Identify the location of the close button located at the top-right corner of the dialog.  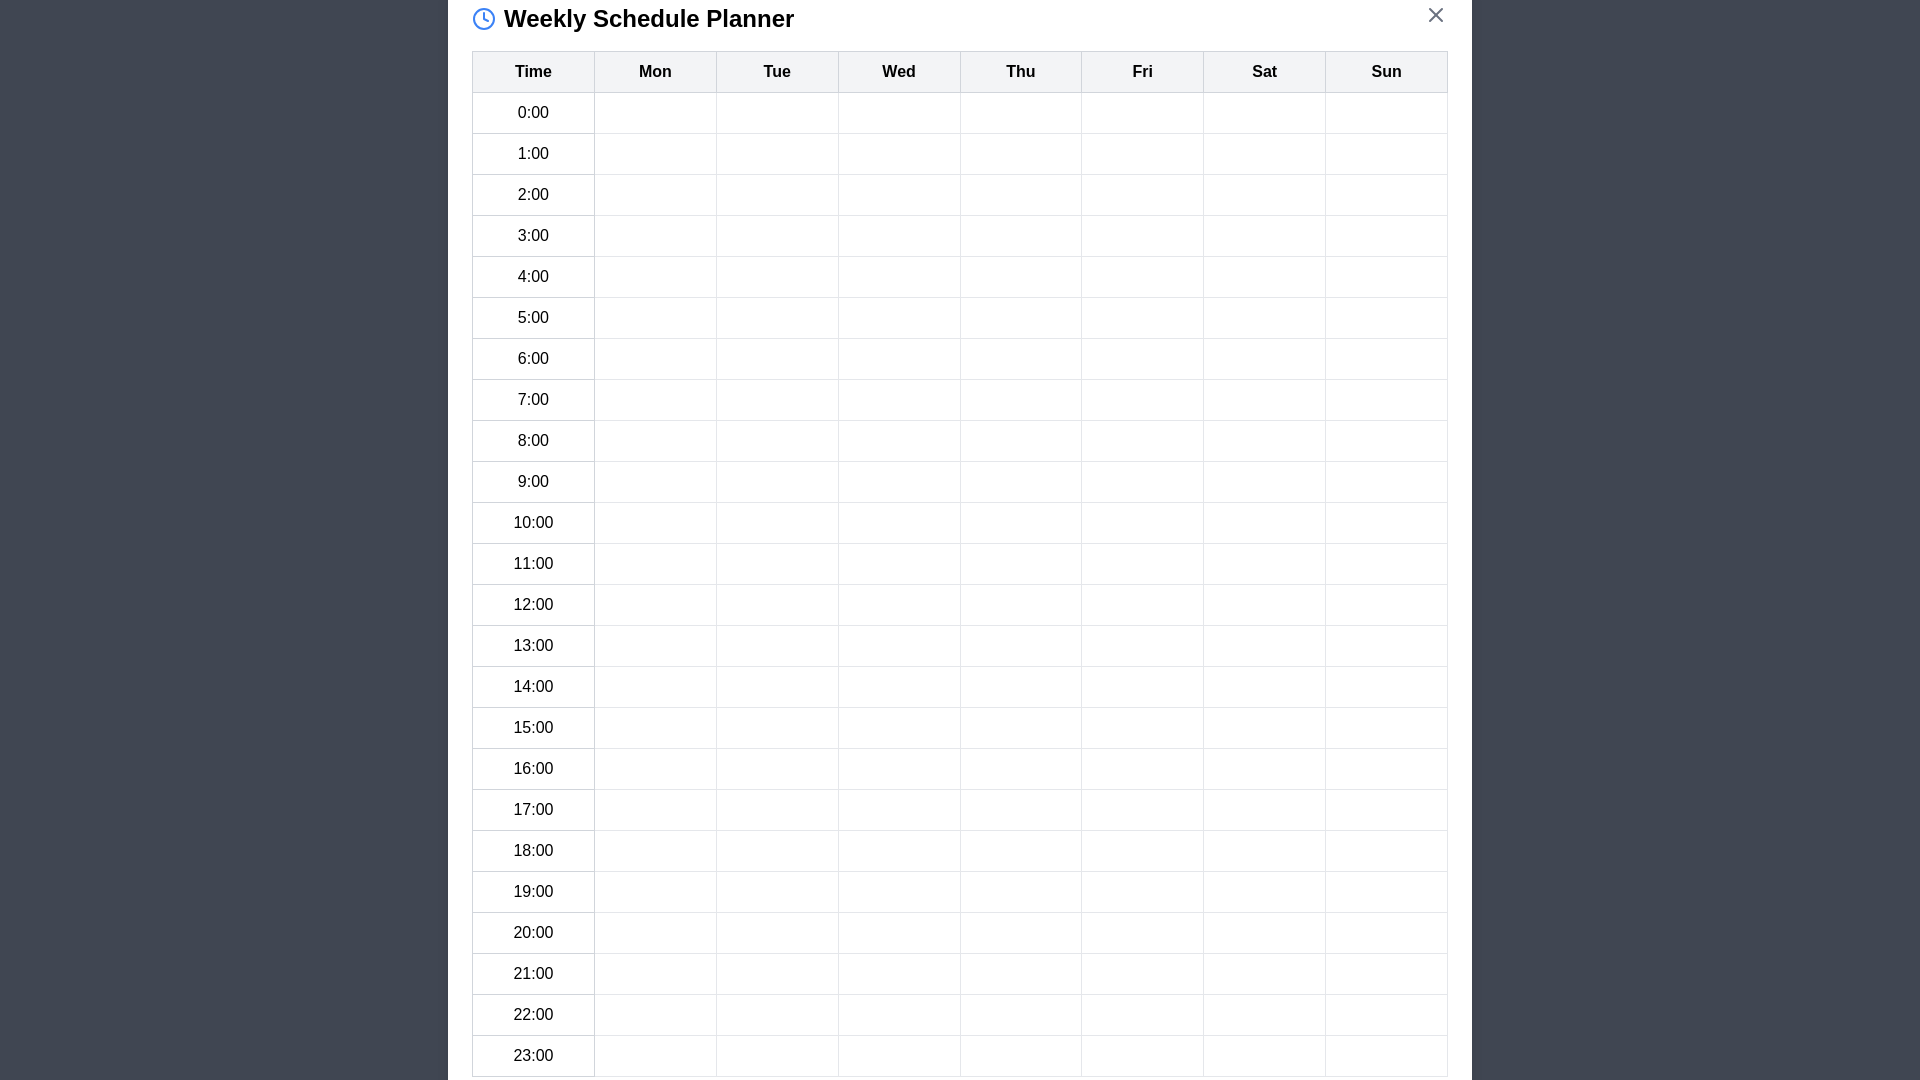
(1434, 15).